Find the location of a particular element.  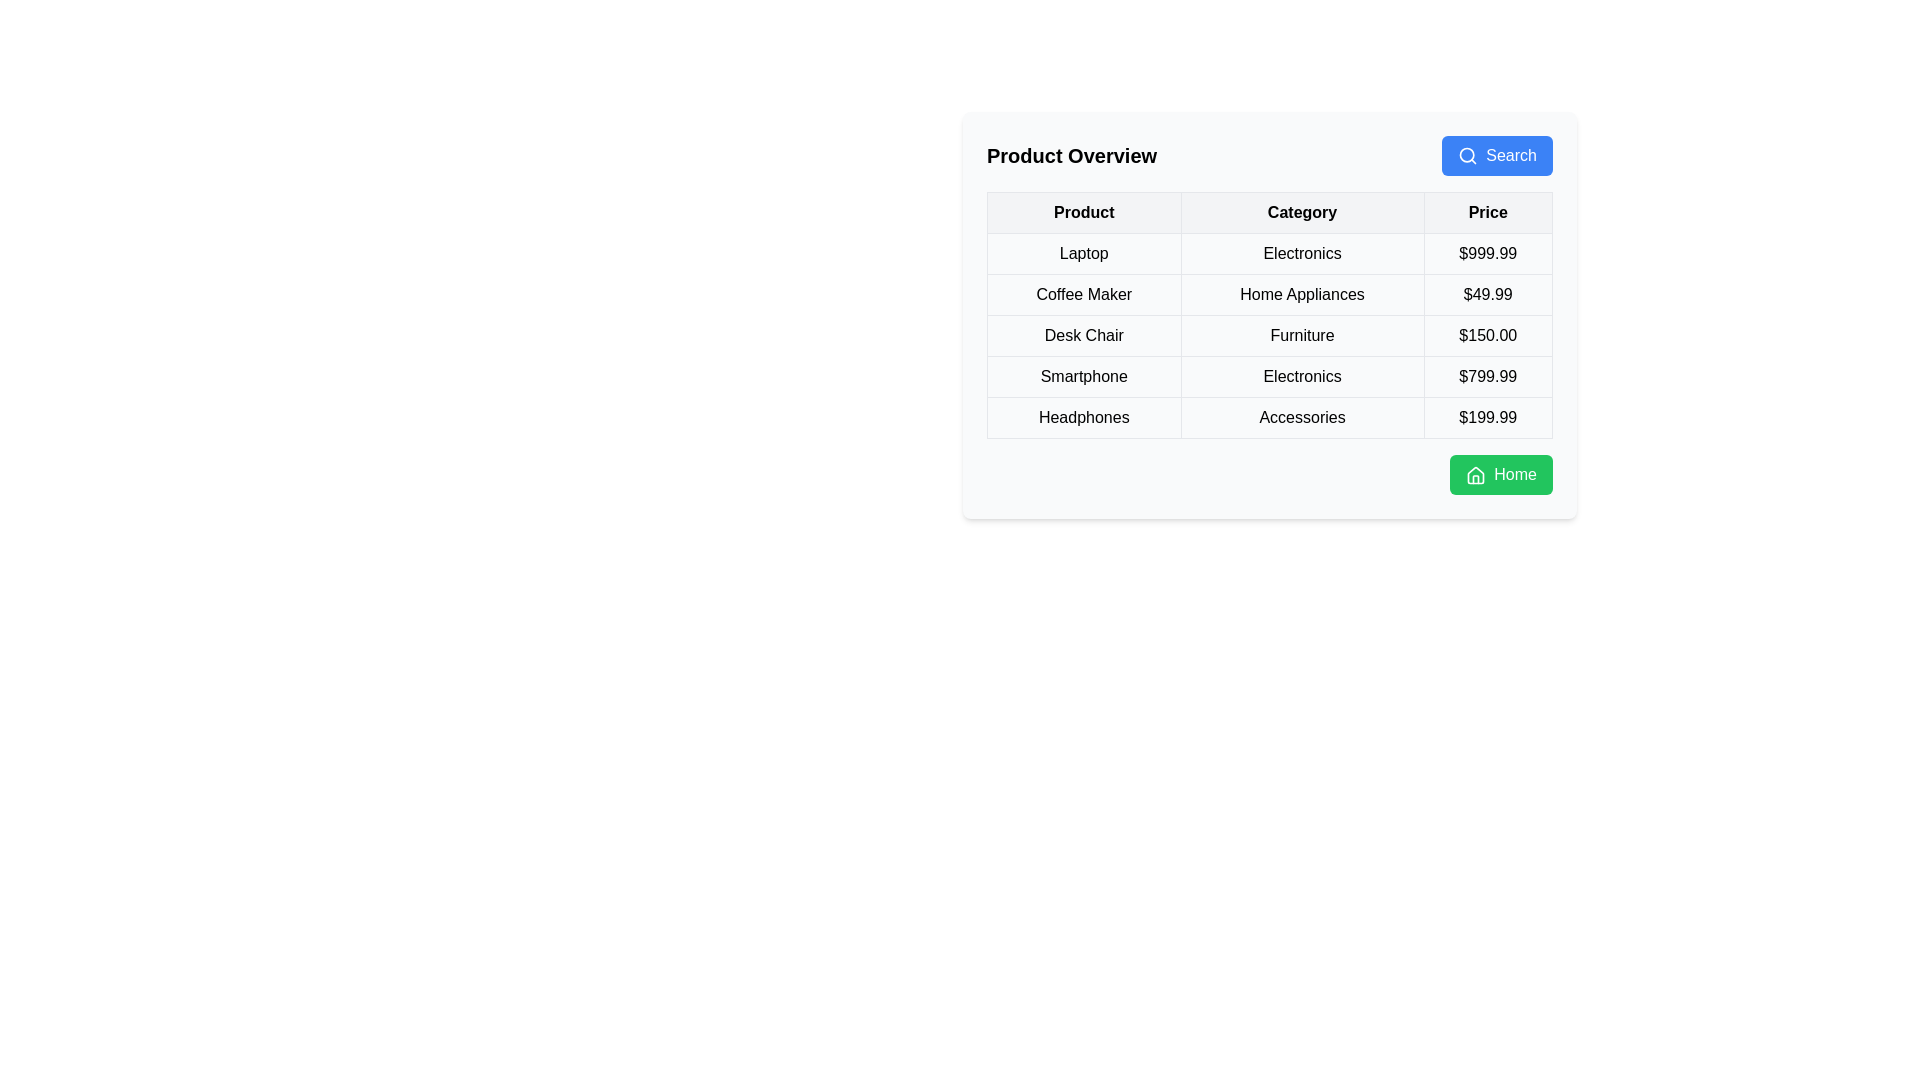

the text label displaying 'Furniture' located in the second cell of the 'Category' column under the row labeled 'Desk Chair' is located at coordinates (1302, 334).